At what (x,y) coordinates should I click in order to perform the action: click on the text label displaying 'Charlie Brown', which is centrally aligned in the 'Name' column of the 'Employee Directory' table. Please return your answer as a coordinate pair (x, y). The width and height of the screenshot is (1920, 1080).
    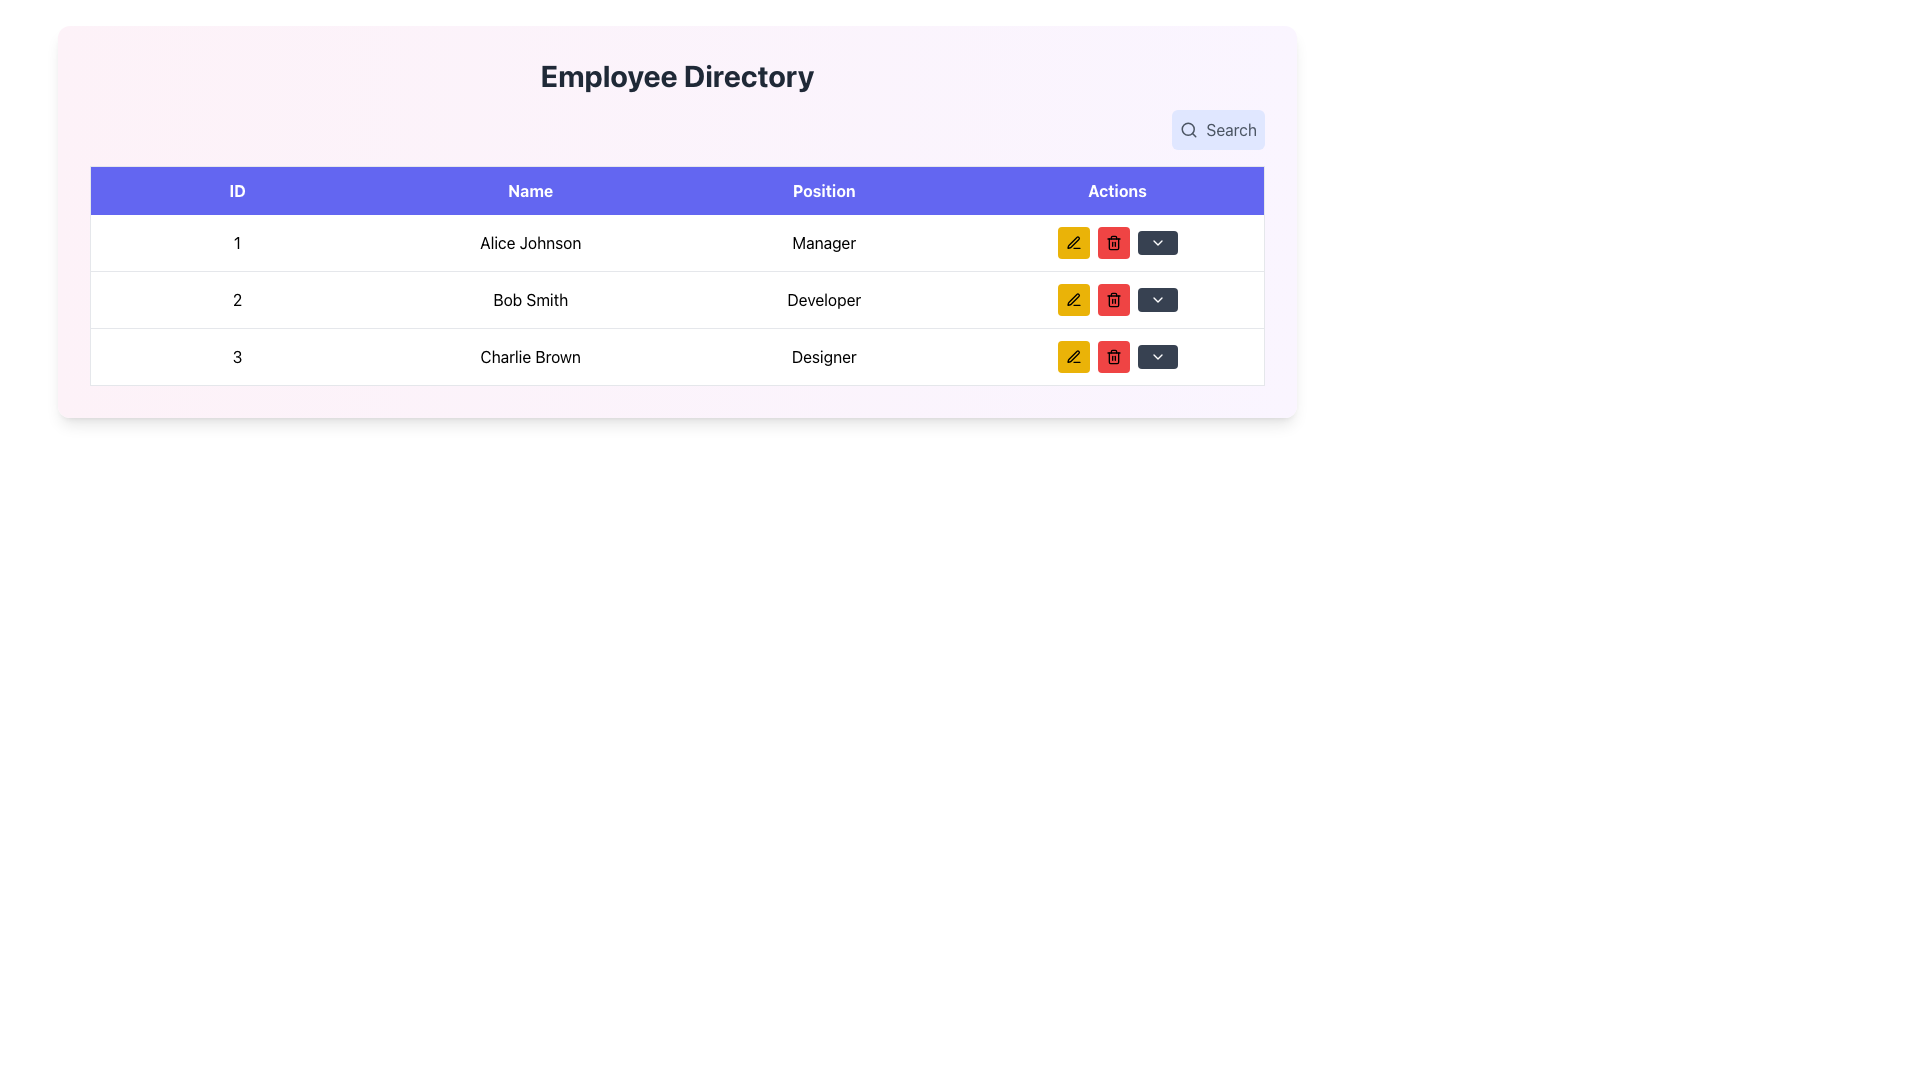
    Looking at the image, I should click on (530, 356).